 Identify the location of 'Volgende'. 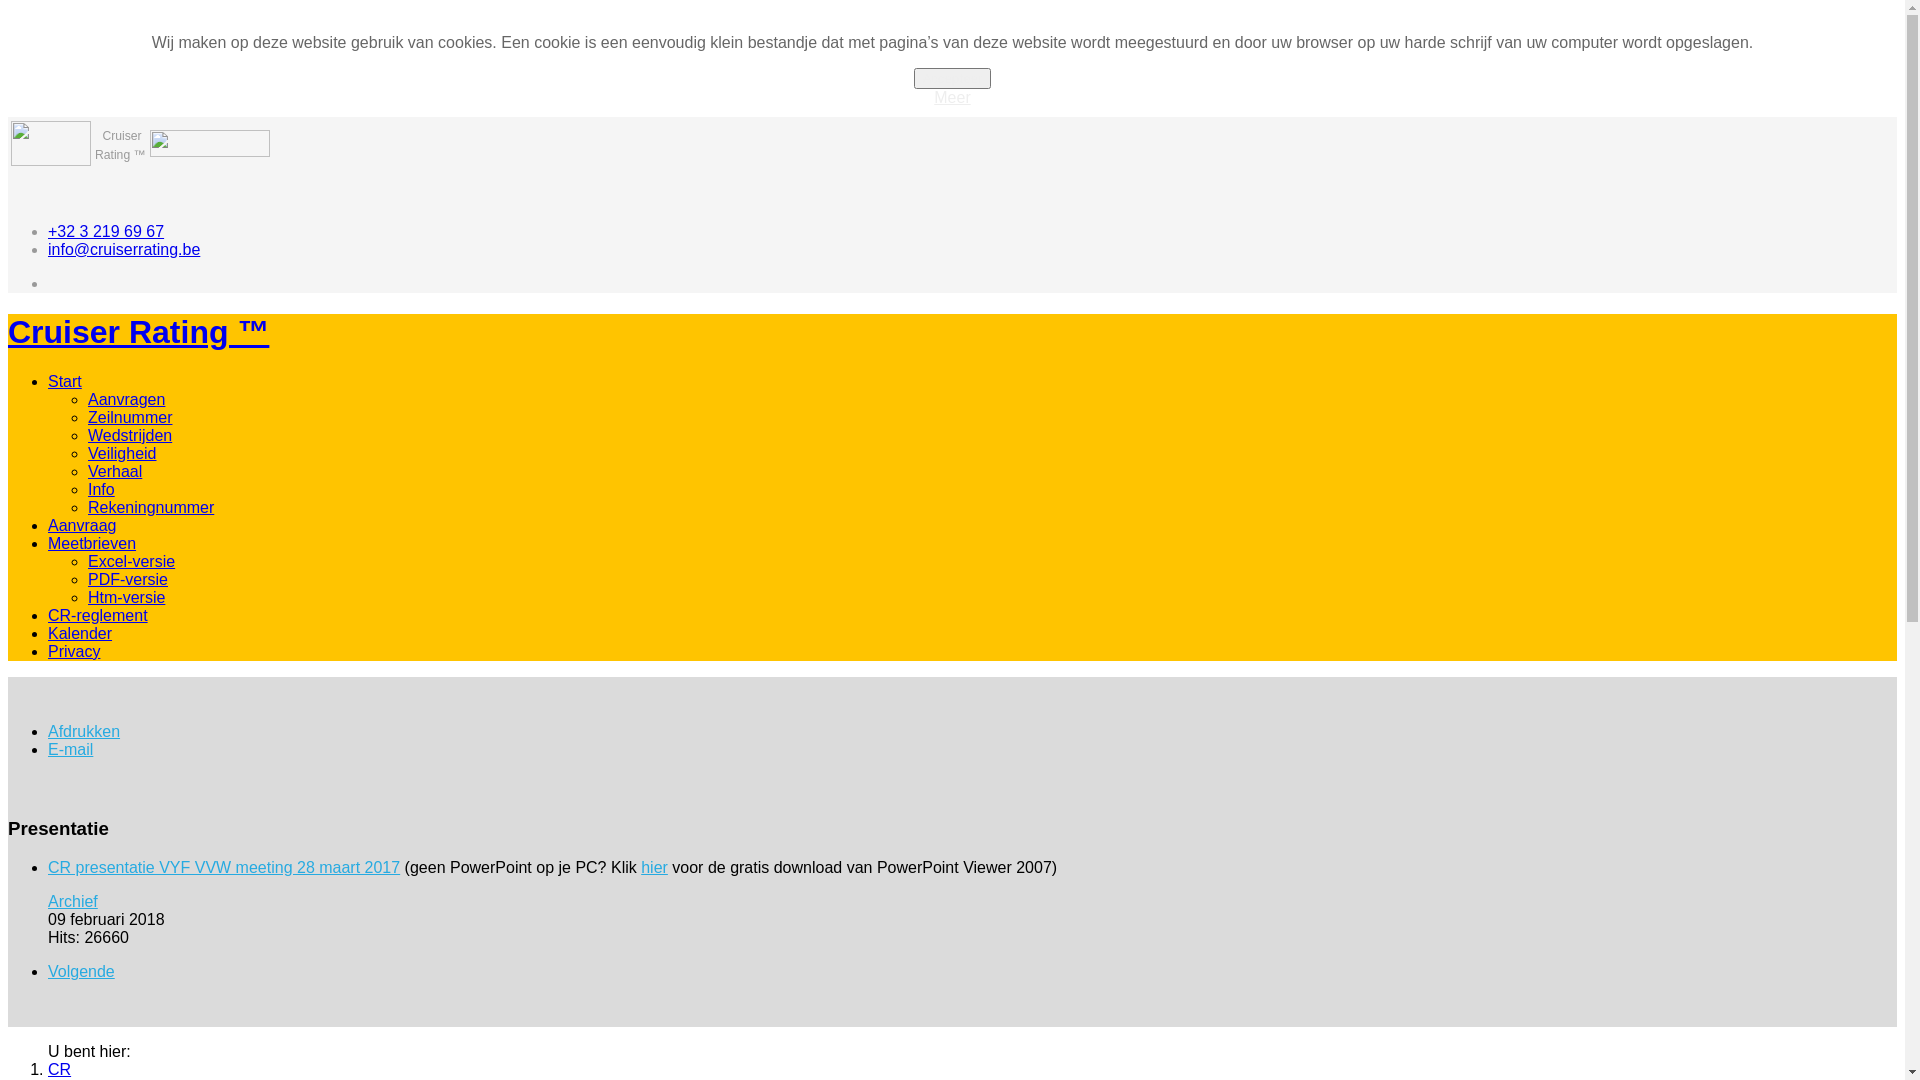
(80, 970).